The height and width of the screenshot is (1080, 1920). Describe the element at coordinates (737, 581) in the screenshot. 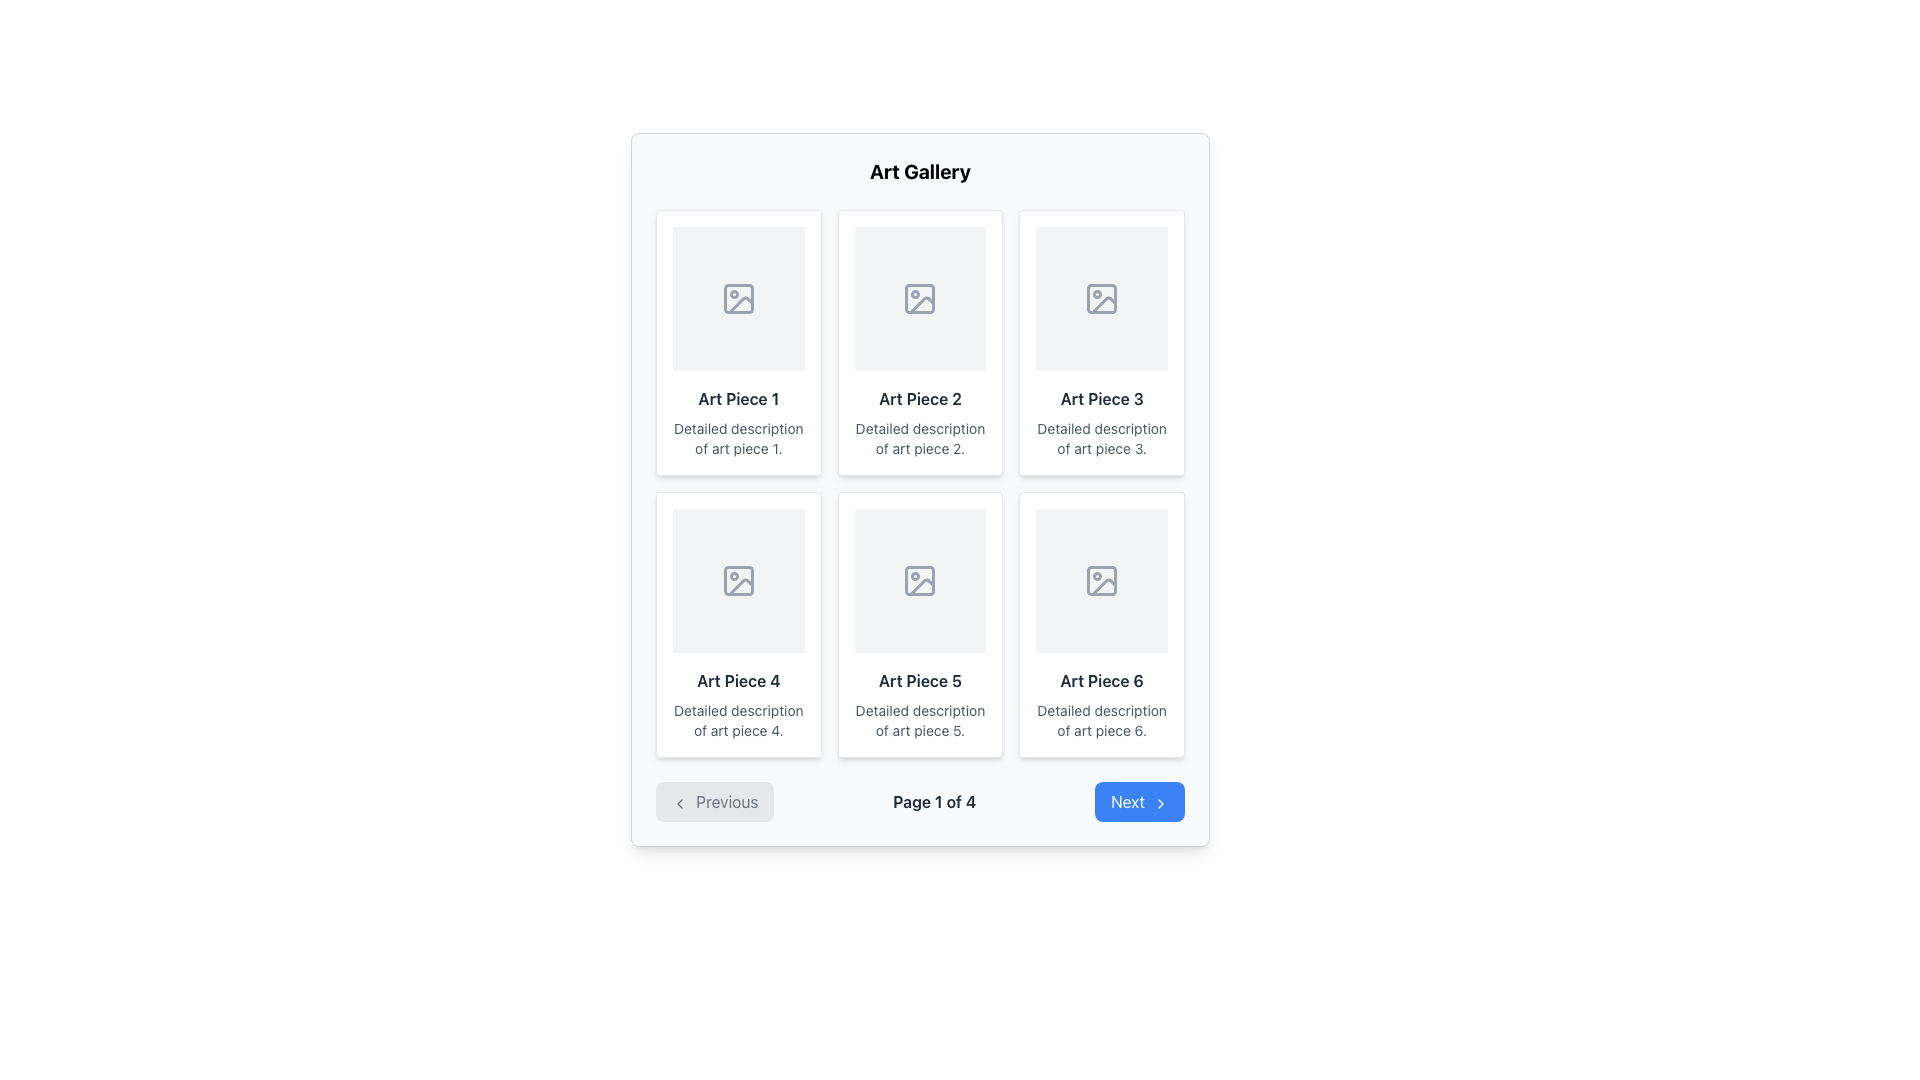

I see `the image placeholder element with a gray background and centered icon, located within the 'Art Piece 4' content card` at that location.